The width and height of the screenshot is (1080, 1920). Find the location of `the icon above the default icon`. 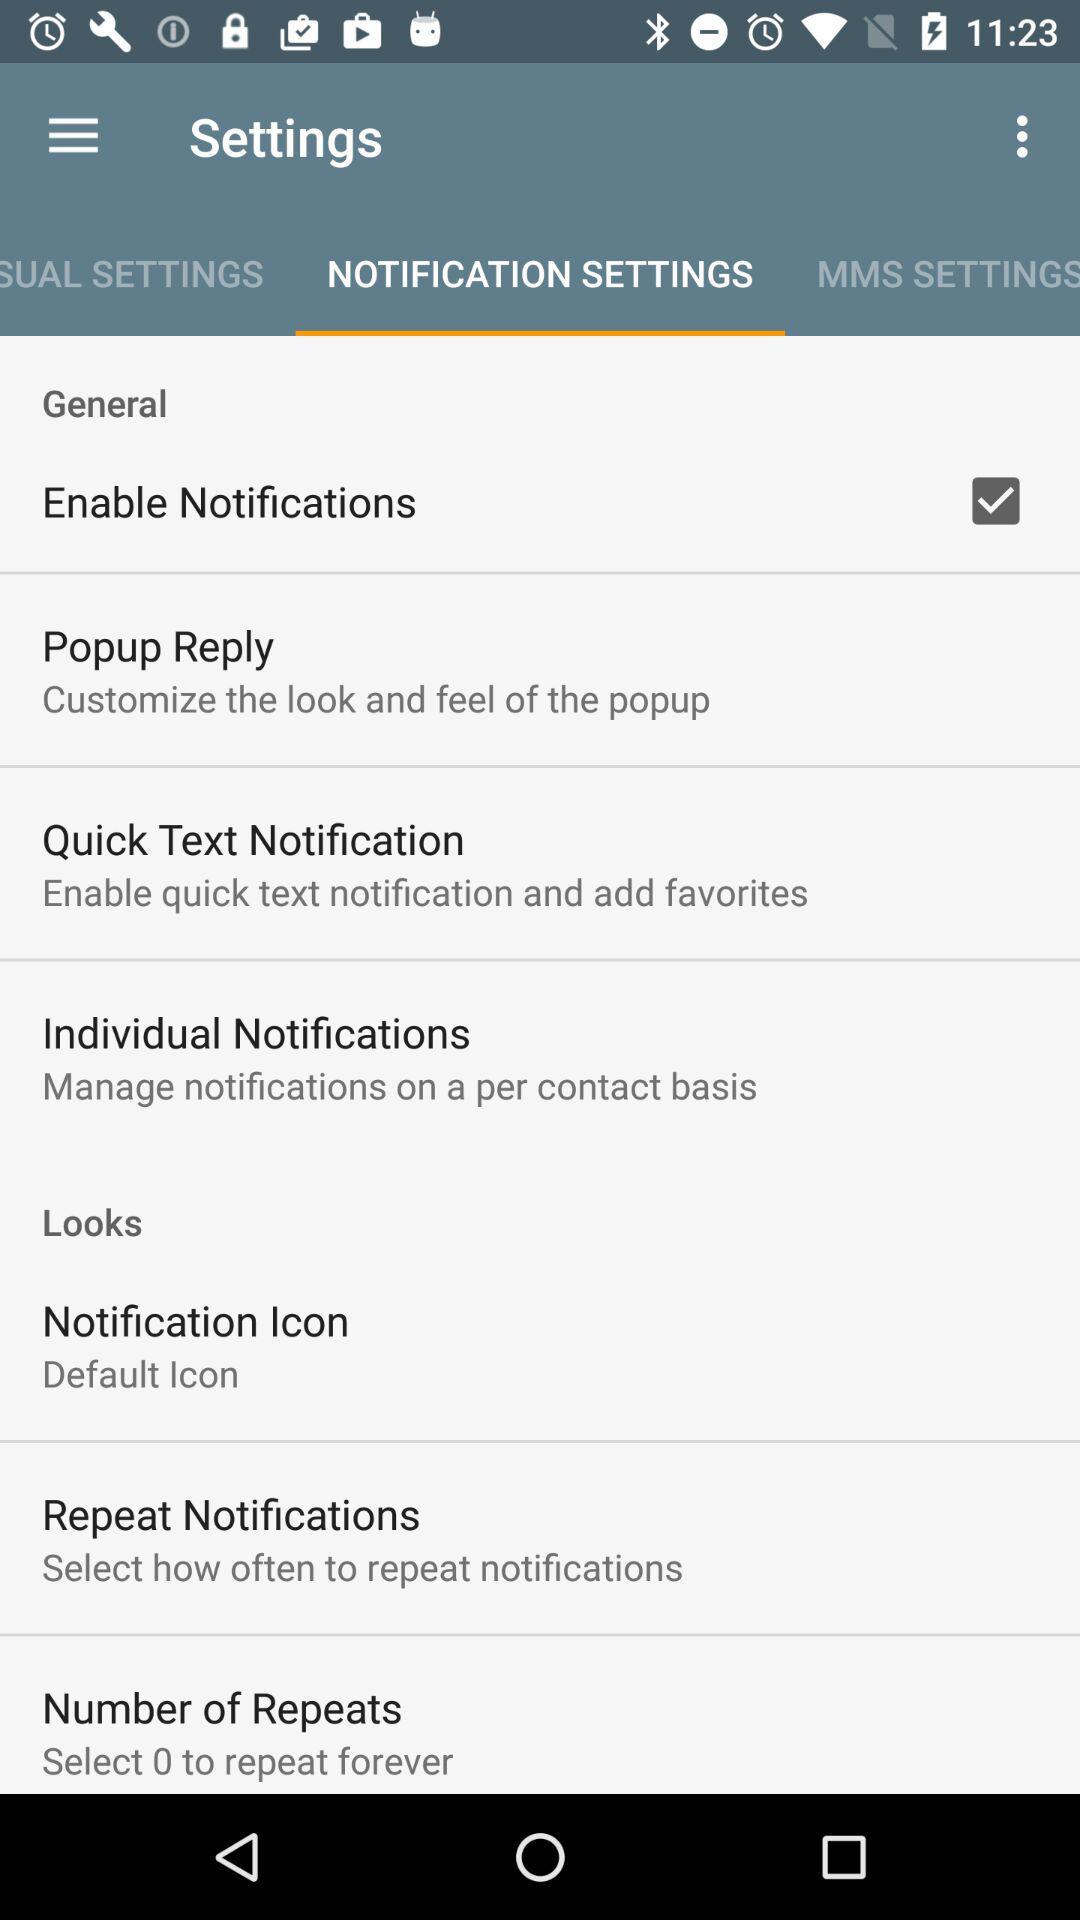

the icon above the default icon is located at coordinates (195, 1320).